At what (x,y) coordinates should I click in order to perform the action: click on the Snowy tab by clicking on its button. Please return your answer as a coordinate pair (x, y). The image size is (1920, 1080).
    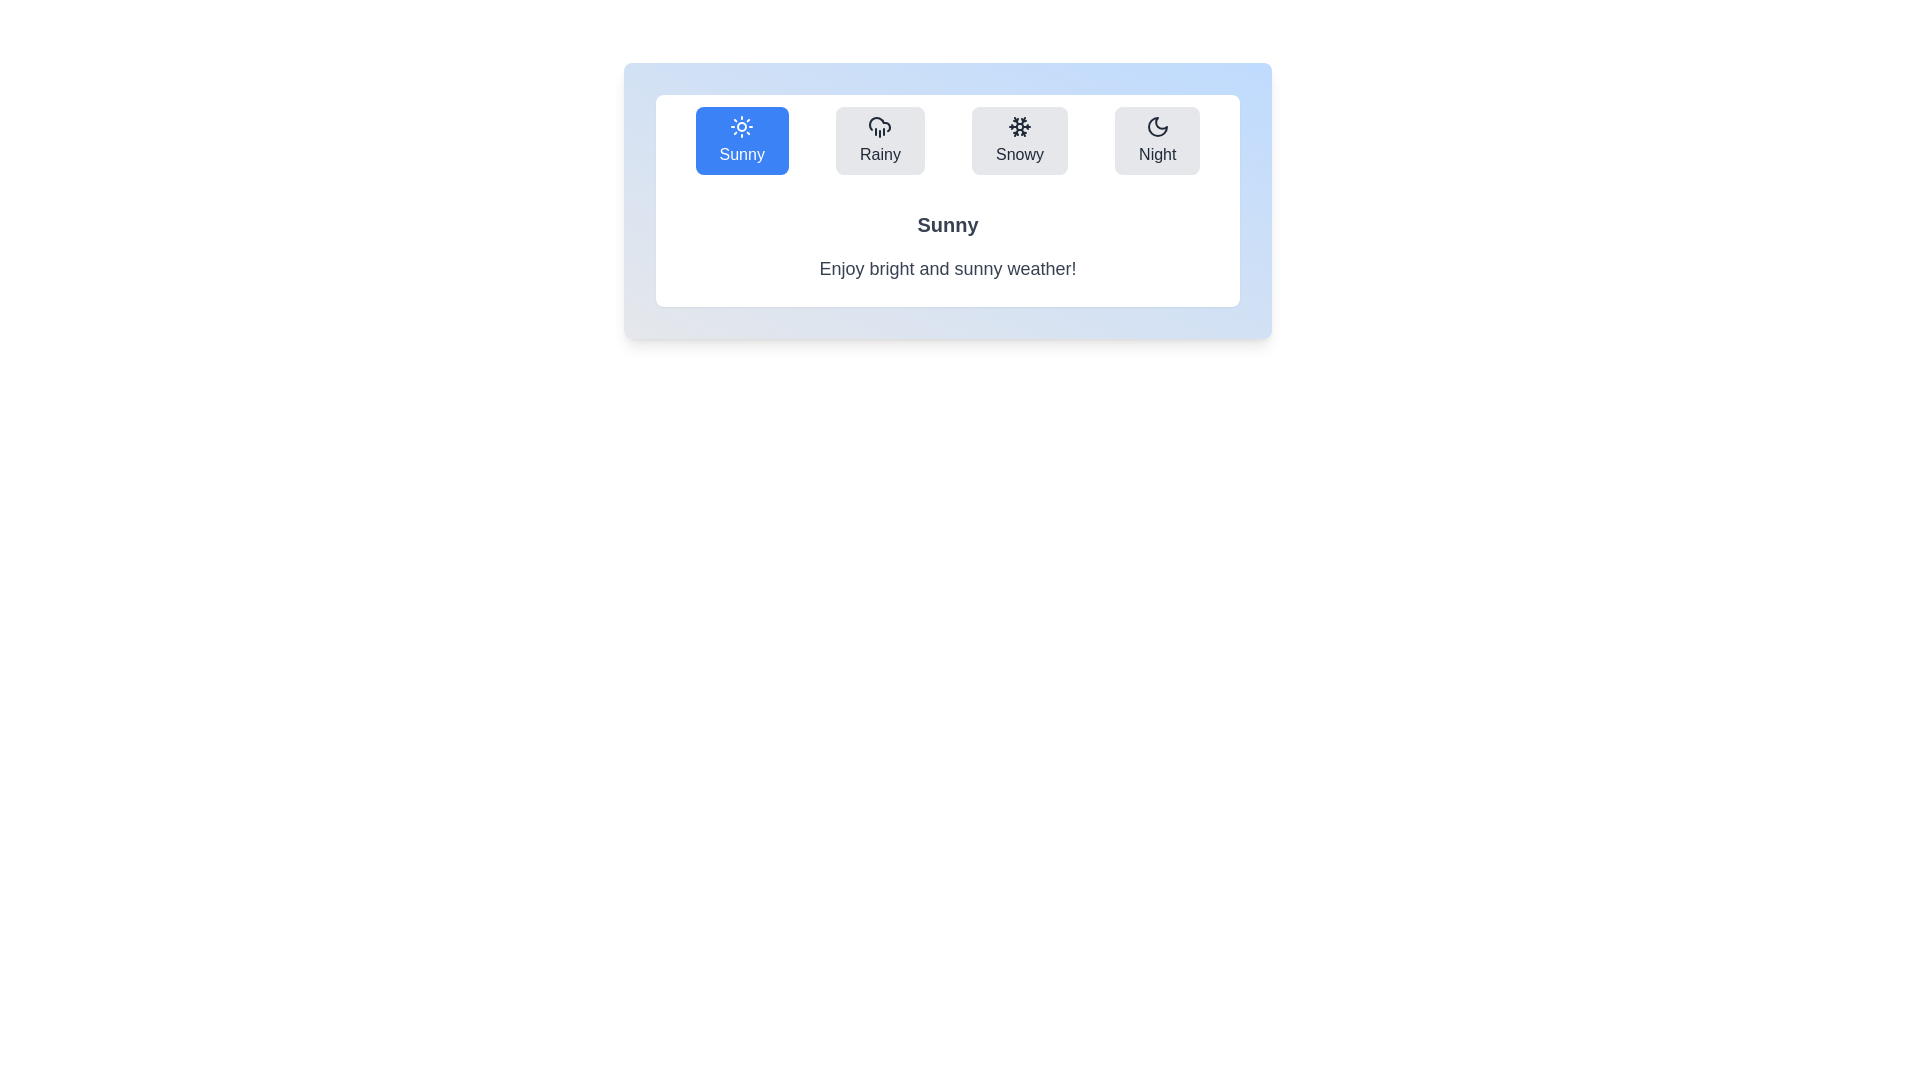
    Looking at the image, I should click on (1019, 140).